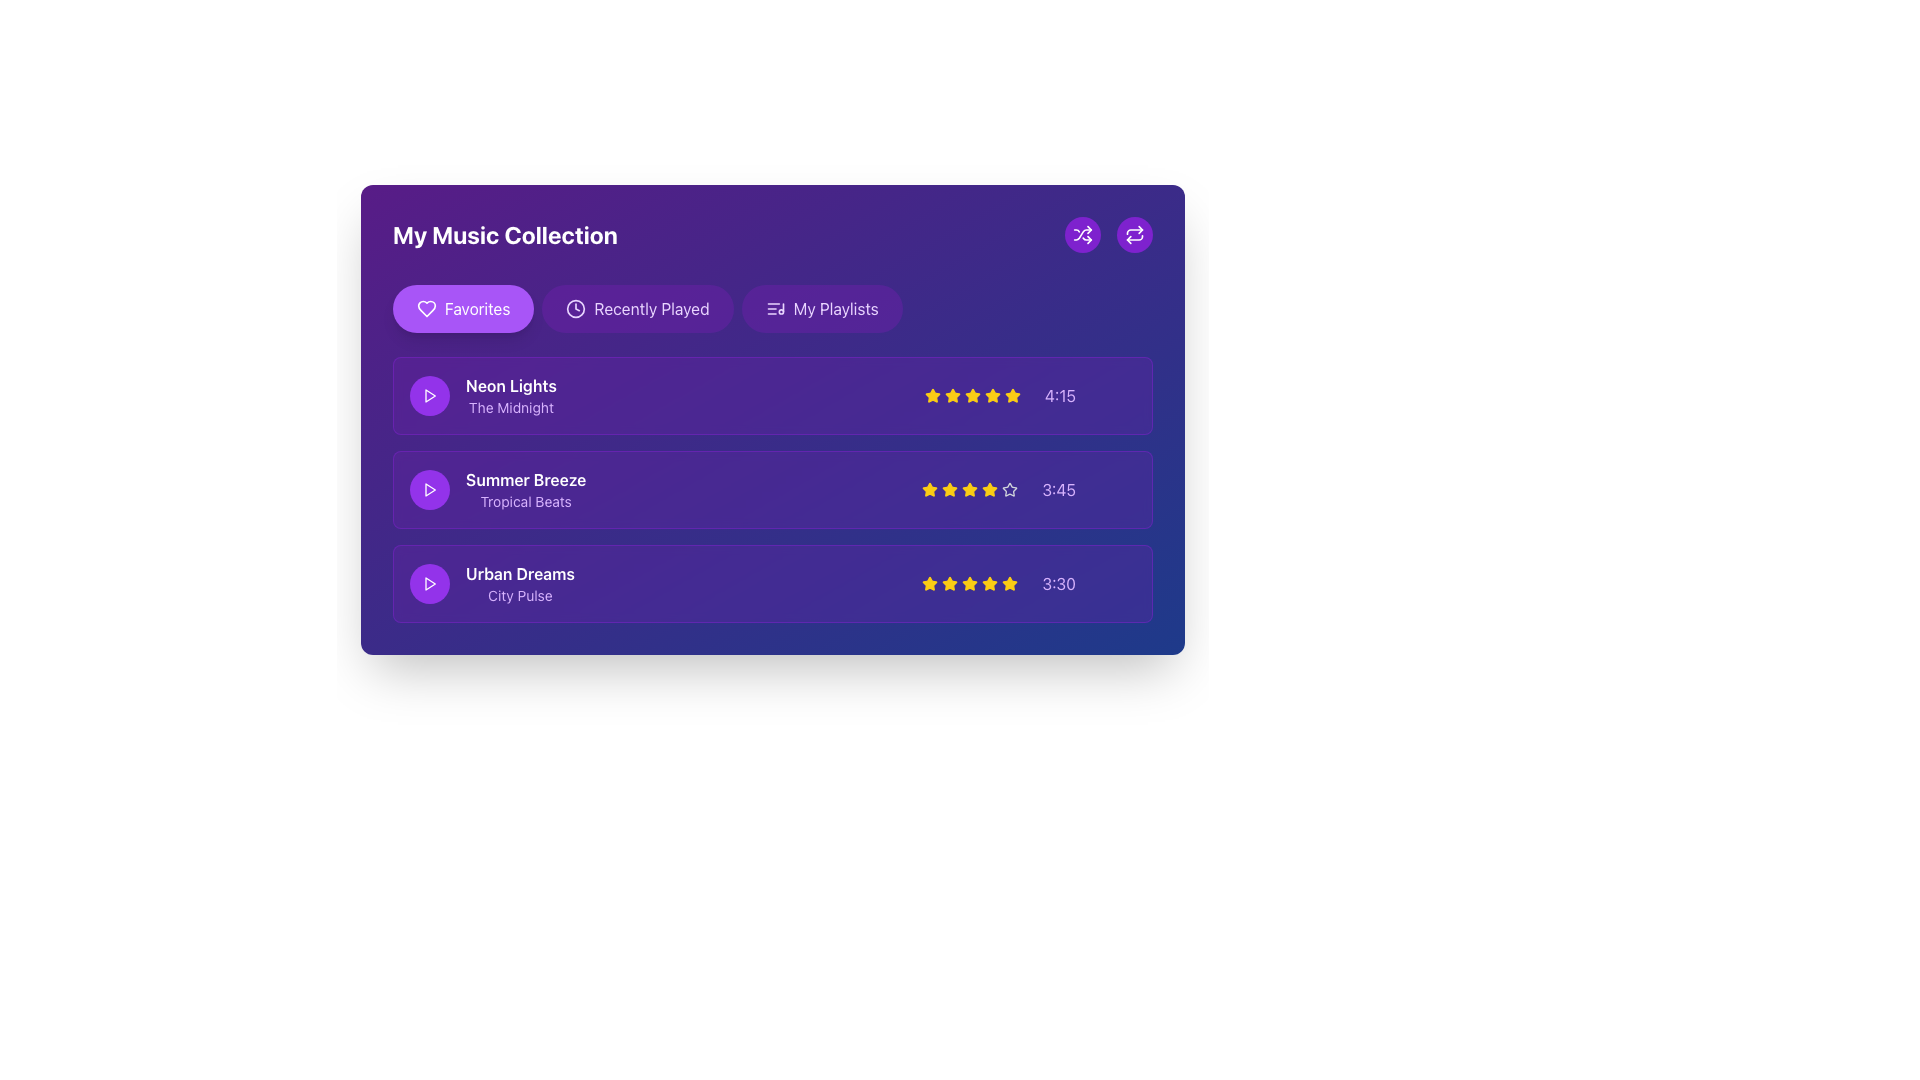 The width and height of the screenshot is (1920, 1080). Describe the element at coordinates (990, 583) in the screenshot. I see `the fifth star icon representing the rating for the song 'Urban Dreams'` at that location.